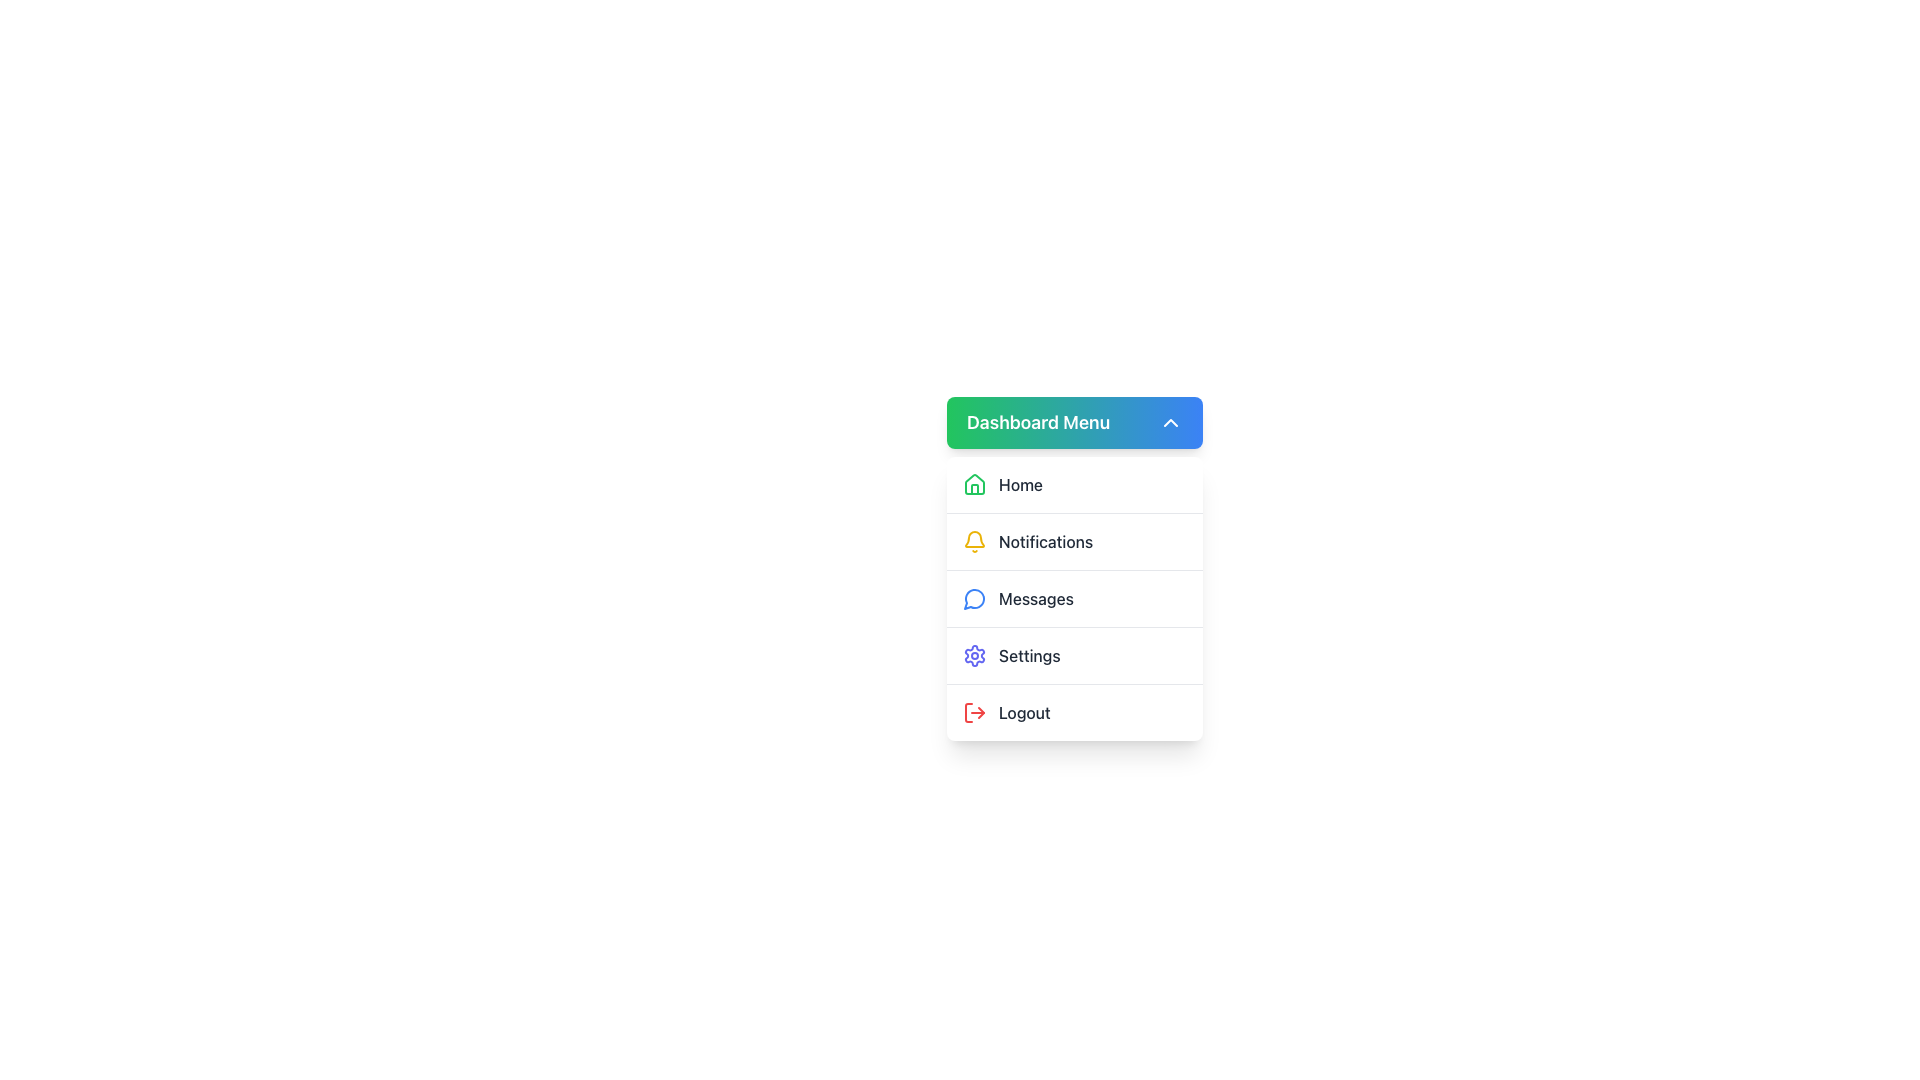 The height and width of the screenshot is (1080, 1920). What do you see at coordinates (1021, 485) in the screenshot?
I see `the label for the homepage in the 'Dashboard Menu'` at bounding box center [1021, 485].